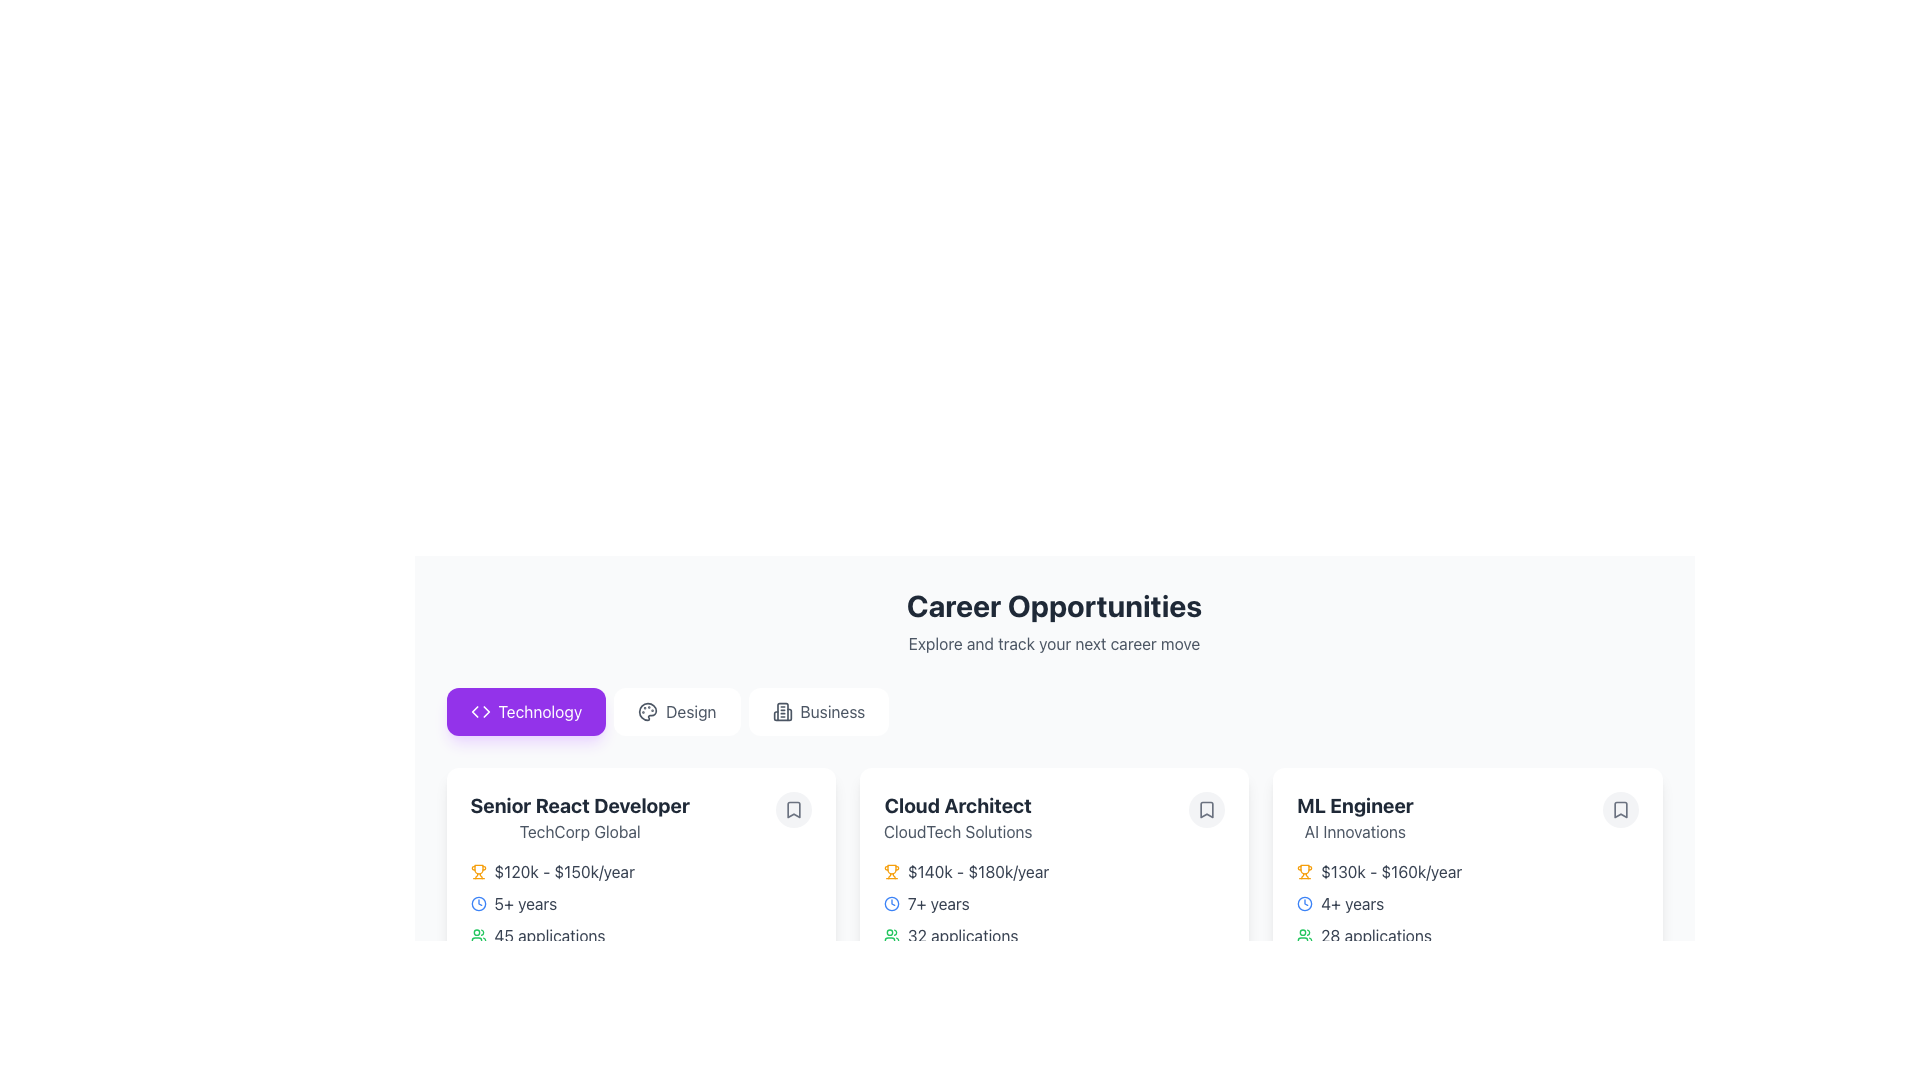 The width and height of the screenshot is (1920, 1080). What do you see at coordinates (579, 817) in the screenshot?
I see `text from the job title and company information presented in the first job listing within the 'Technology' tab, located to the left of the circular bookmark button` at bounding box center [579, 817].